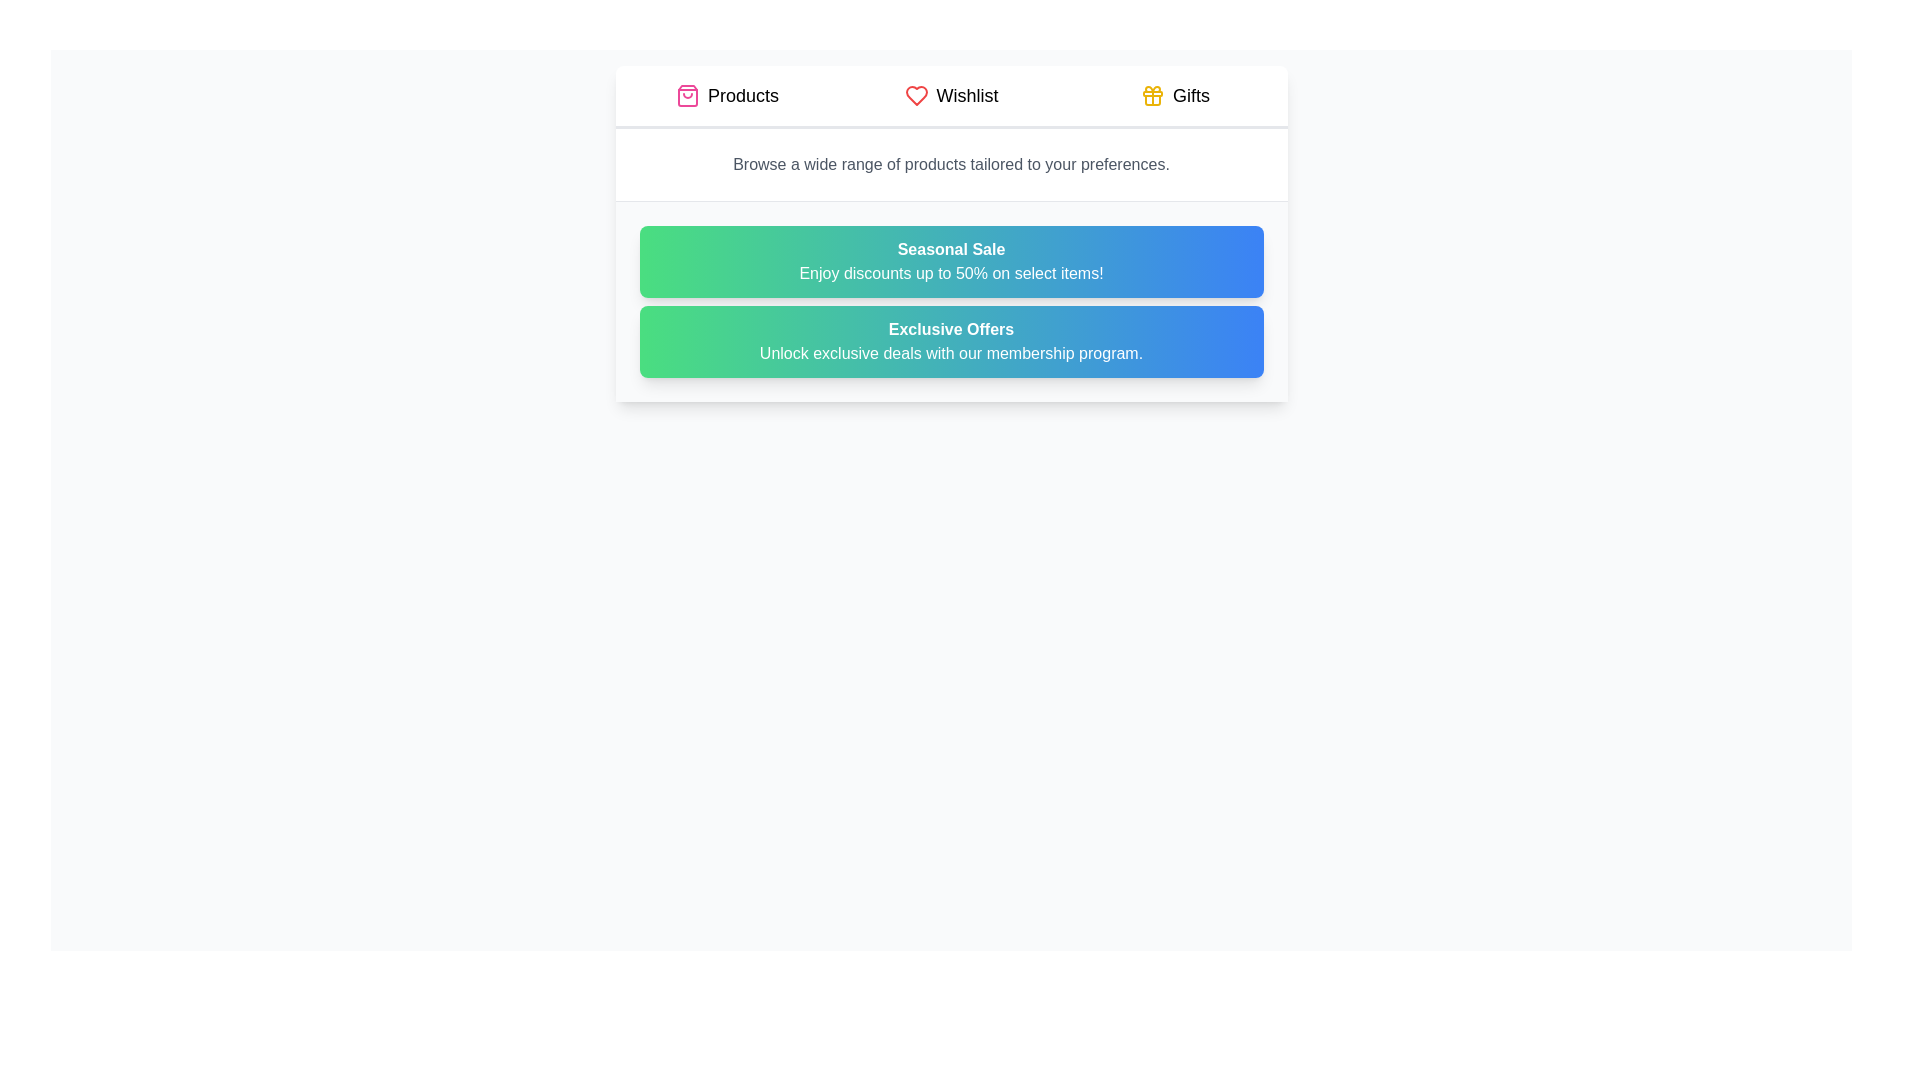 The image size is (1920, 1080). What do you see at coordinates (950, 96) in the screenshot?
I see `the Wishlist tab` at bounding box center [950, 96].